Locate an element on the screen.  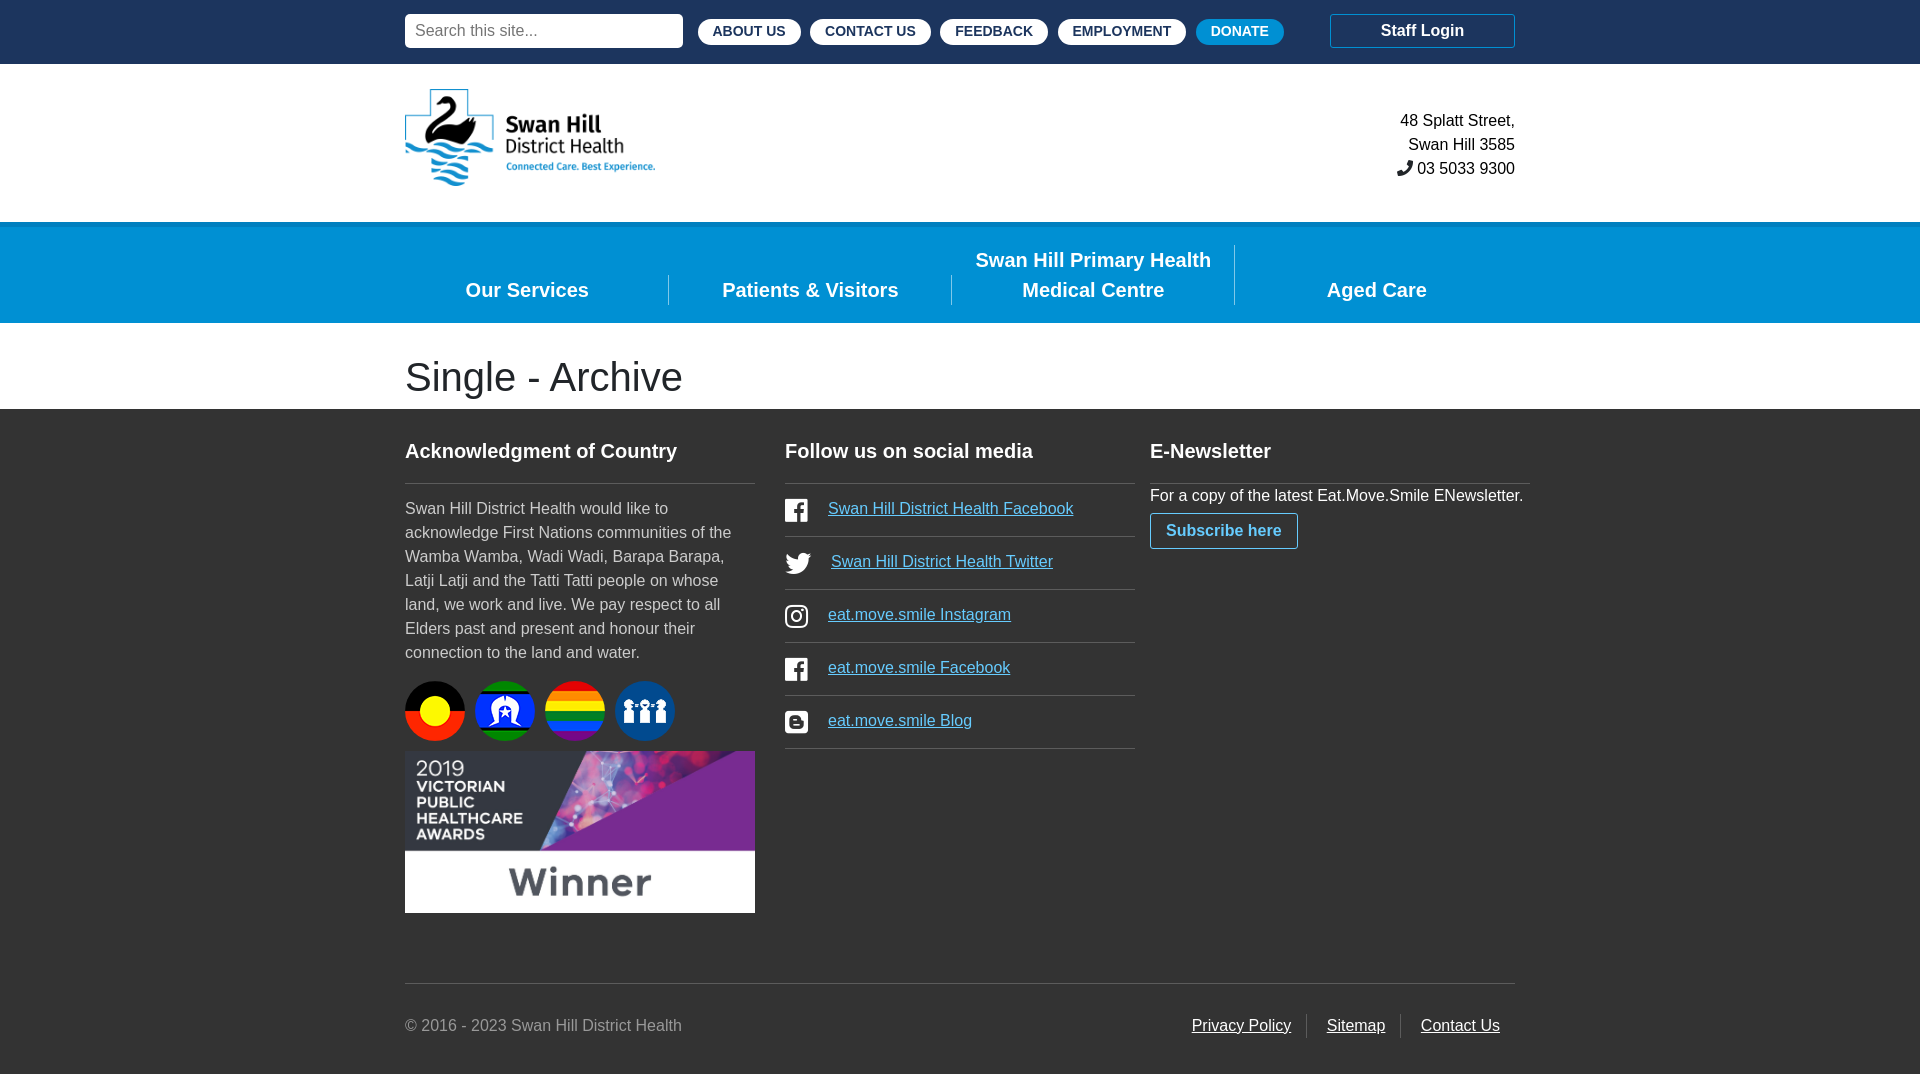
'eat.move.smile Blog' is located at coordinates (960, 722).